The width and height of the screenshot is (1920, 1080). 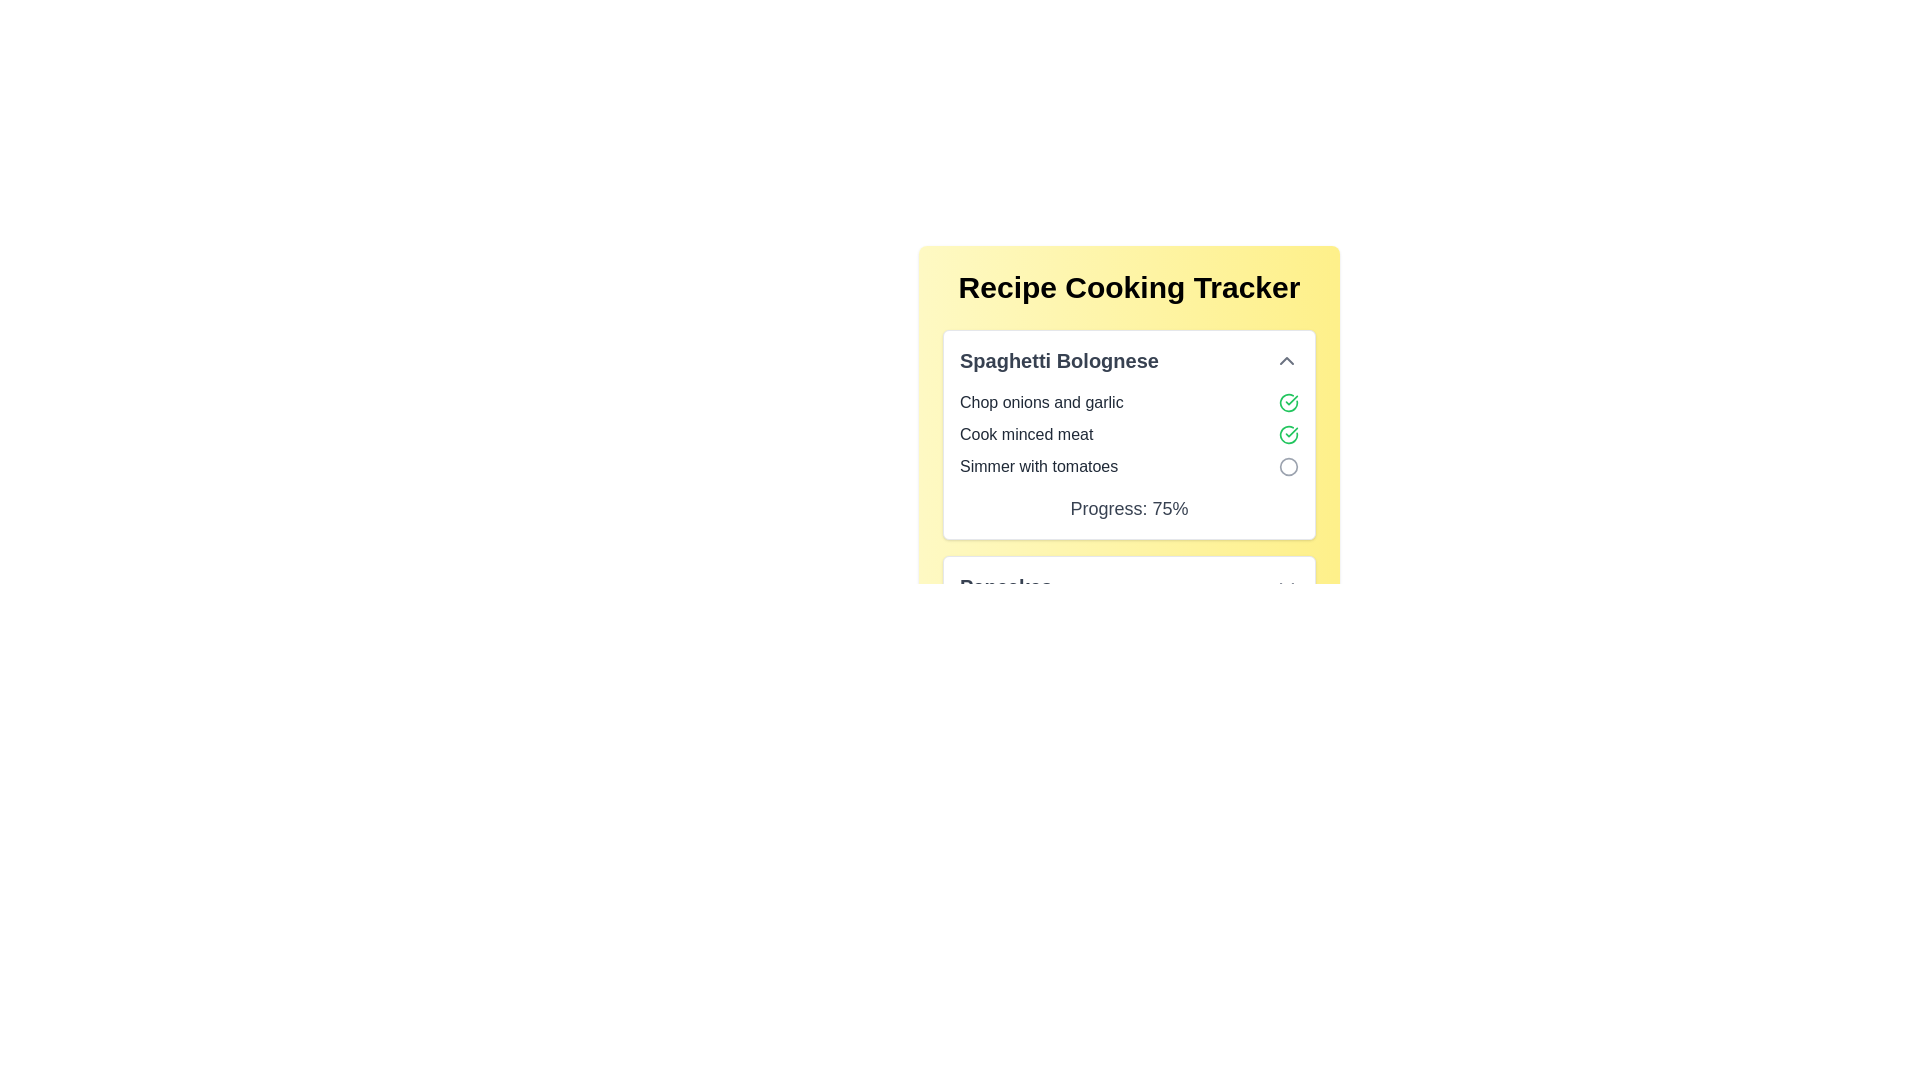 I want to click on the visual indicator icon that marks the 'Chop onions and garlic' task as completed in the checklist interface, so click(x=1289, y=402).